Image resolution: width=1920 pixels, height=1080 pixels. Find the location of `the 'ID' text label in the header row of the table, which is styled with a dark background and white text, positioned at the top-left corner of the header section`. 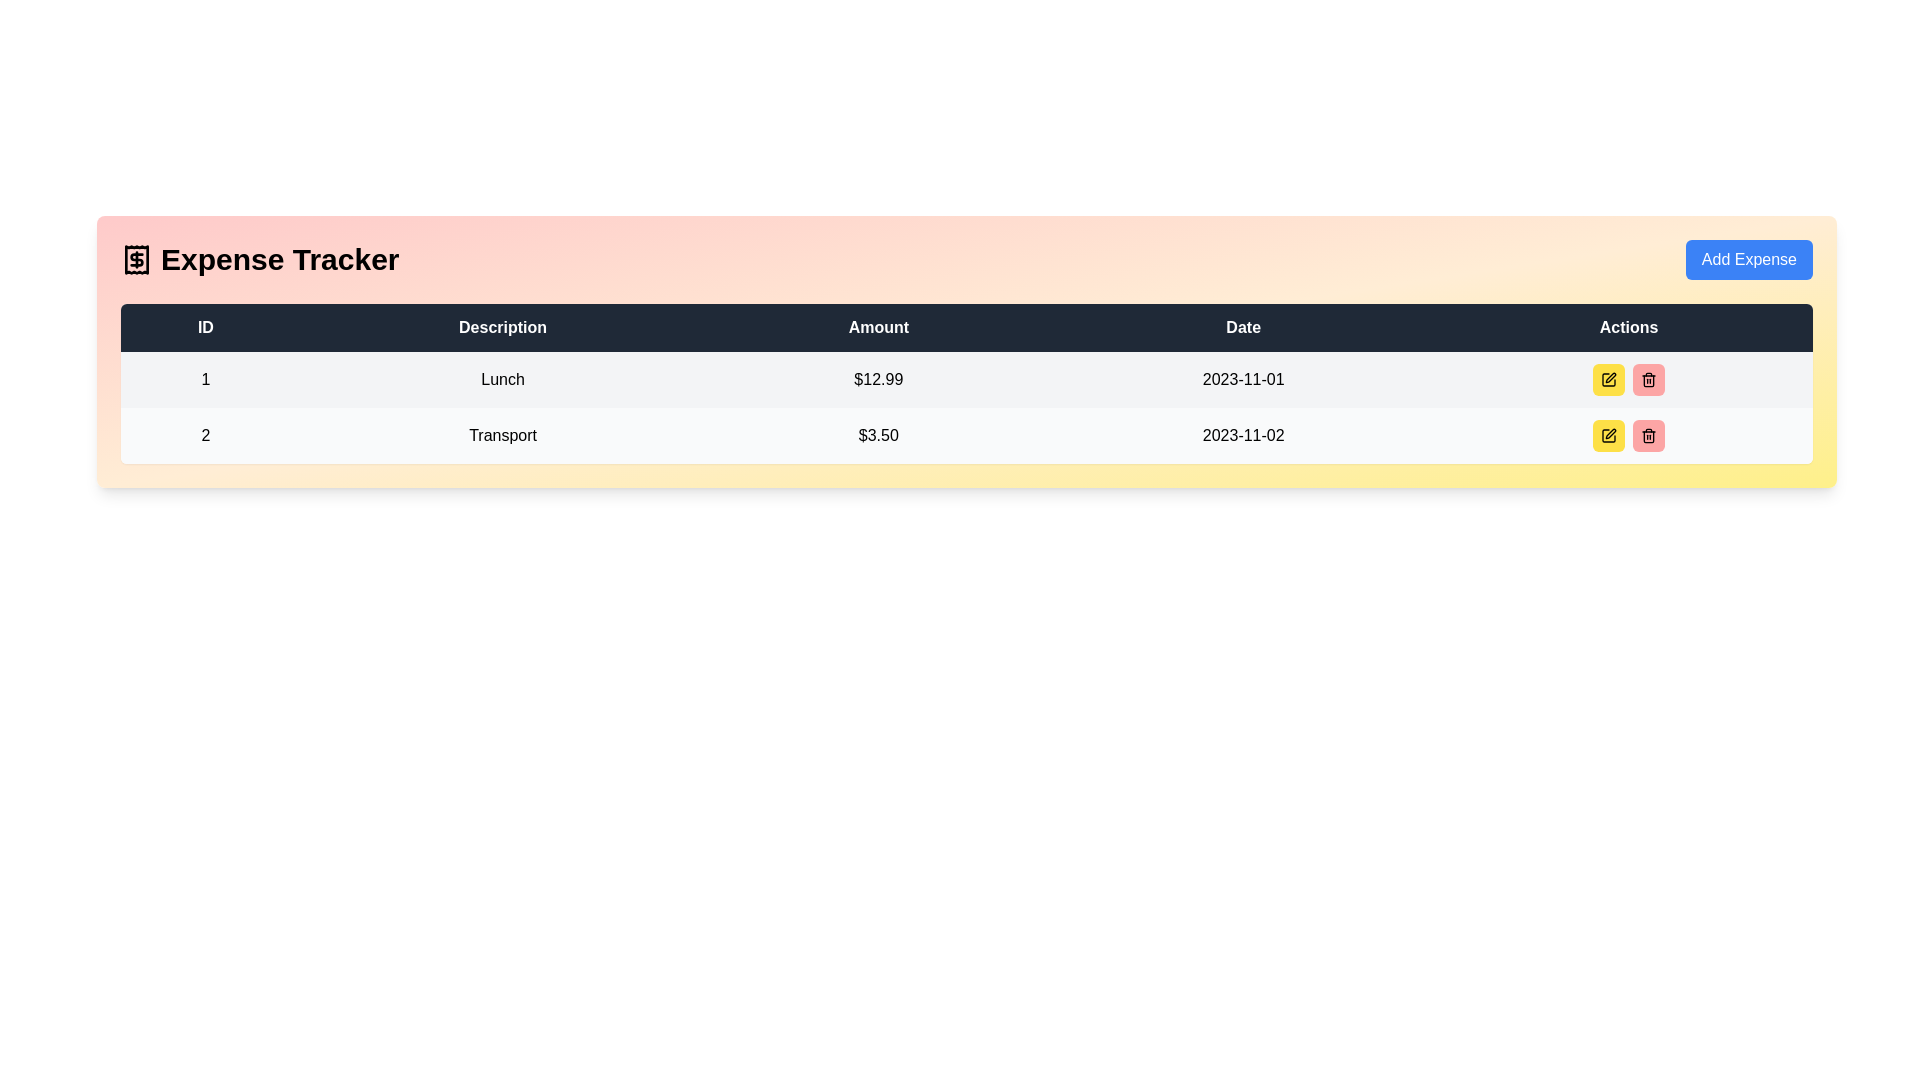

the 'ID' text label in the header row of the table, which is styled with a dark background and white text, positioned at the top-left corner of the header section is located at coordinates (205, 326).